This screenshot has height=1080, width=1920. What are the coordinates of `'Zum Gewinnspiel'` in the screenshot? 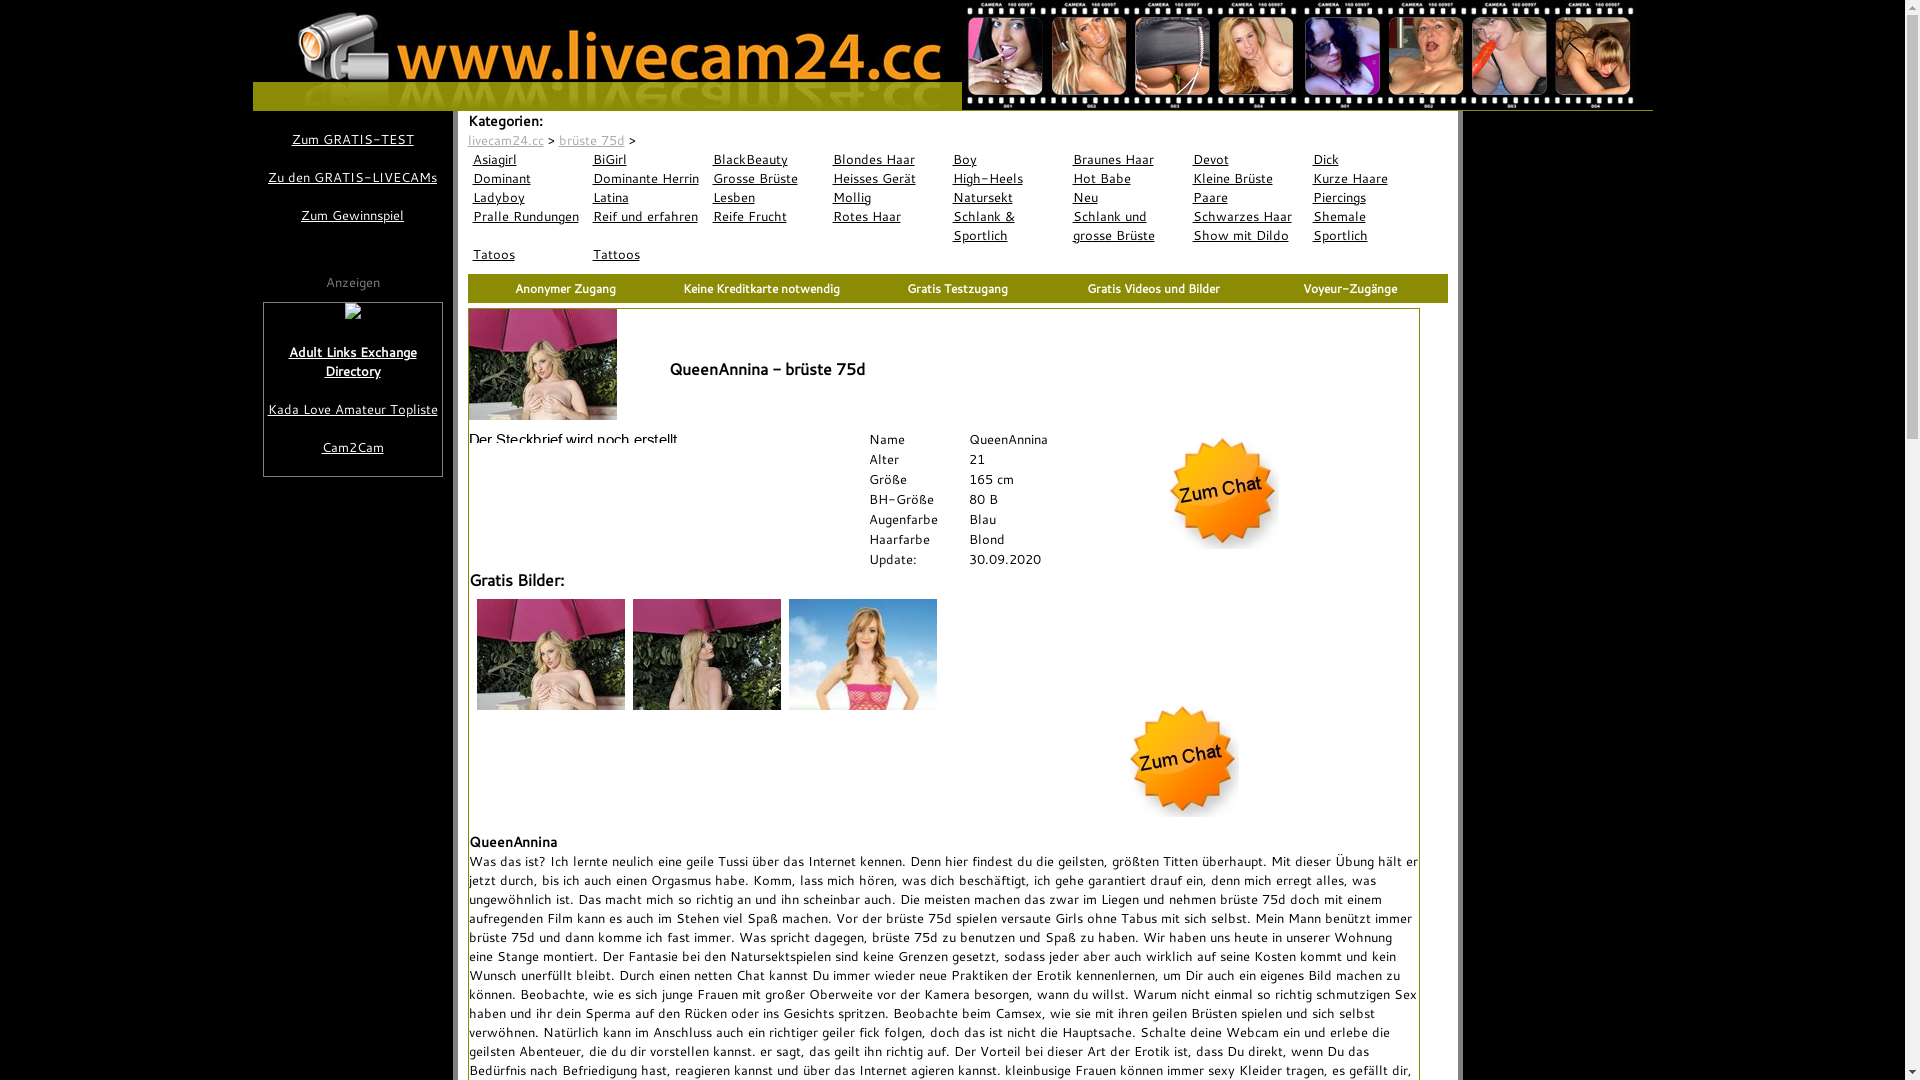 It's located at (351, 215).